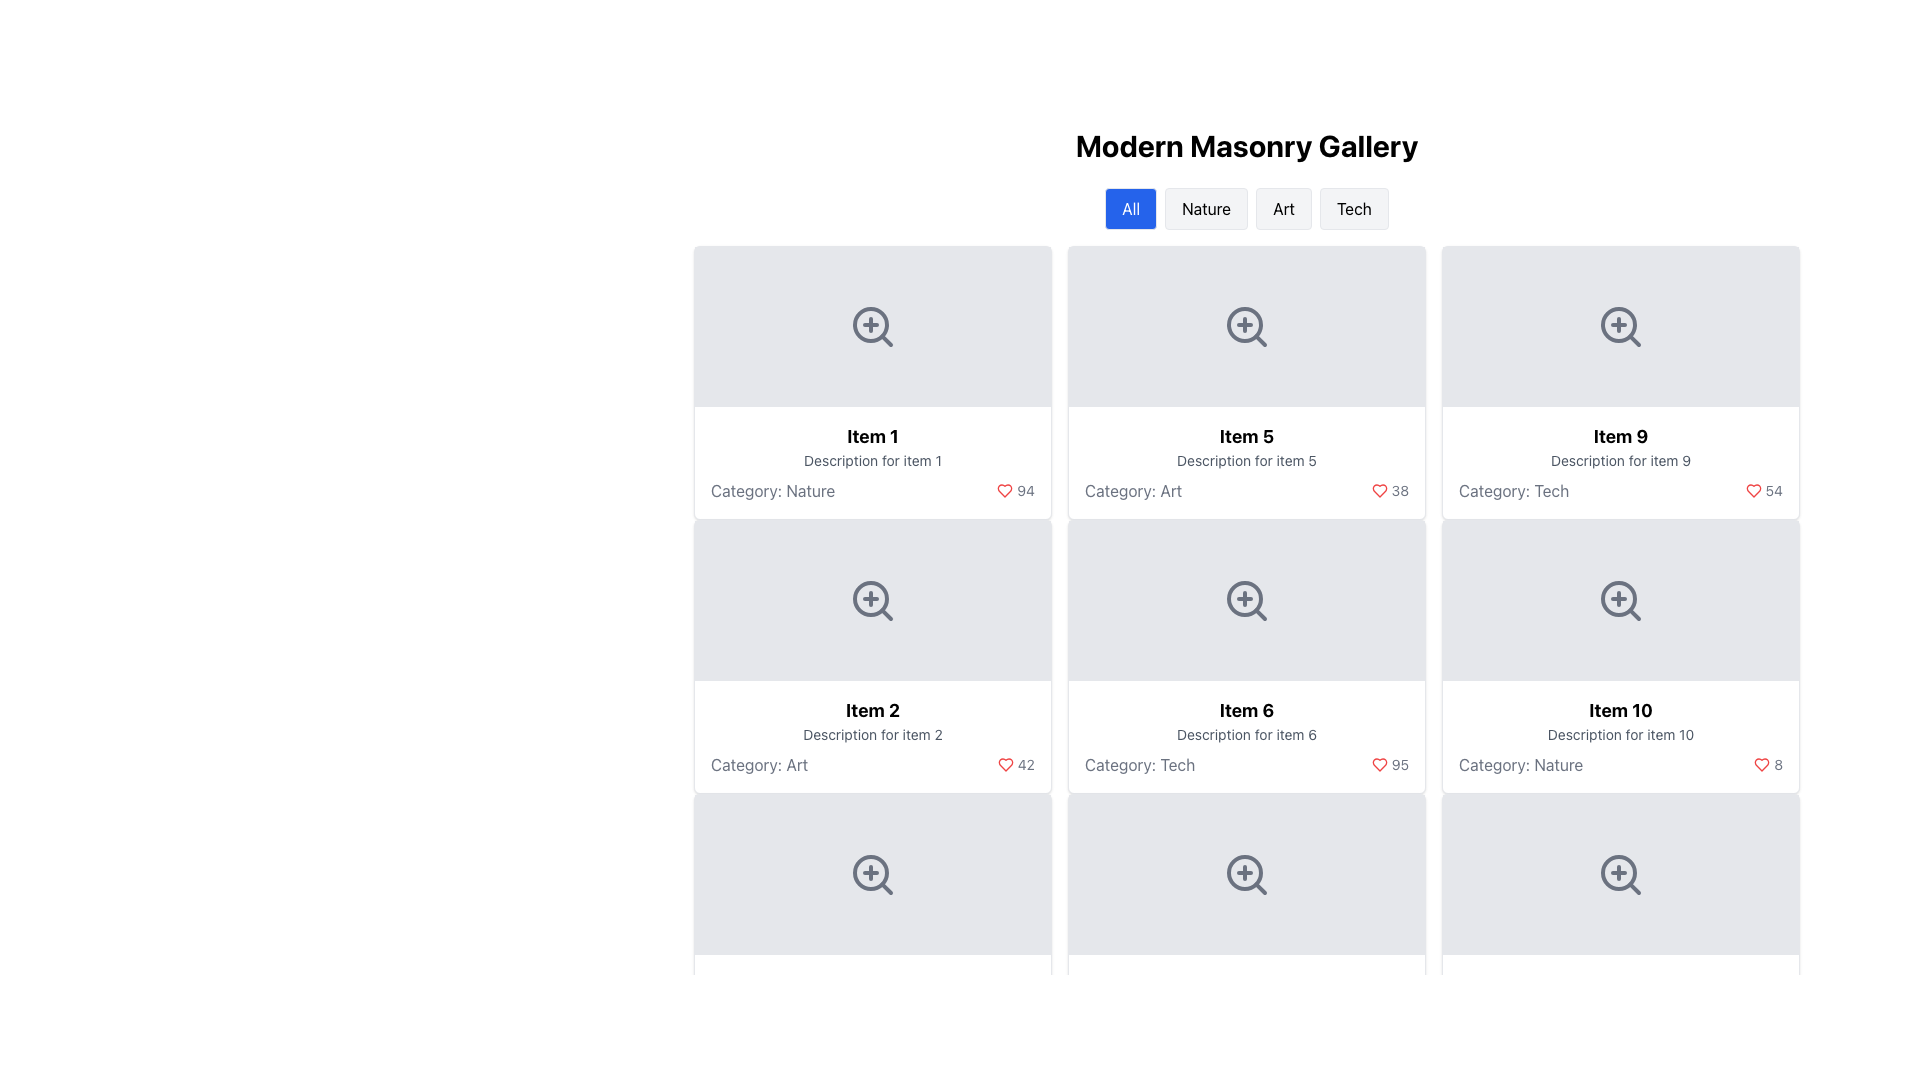 The image size is (1920, 1080). I want to click on the zoom-in icon for 'Item 10' located in the third column and fourth row of the grid layout using keyboard navigation, so click(1621, 874).